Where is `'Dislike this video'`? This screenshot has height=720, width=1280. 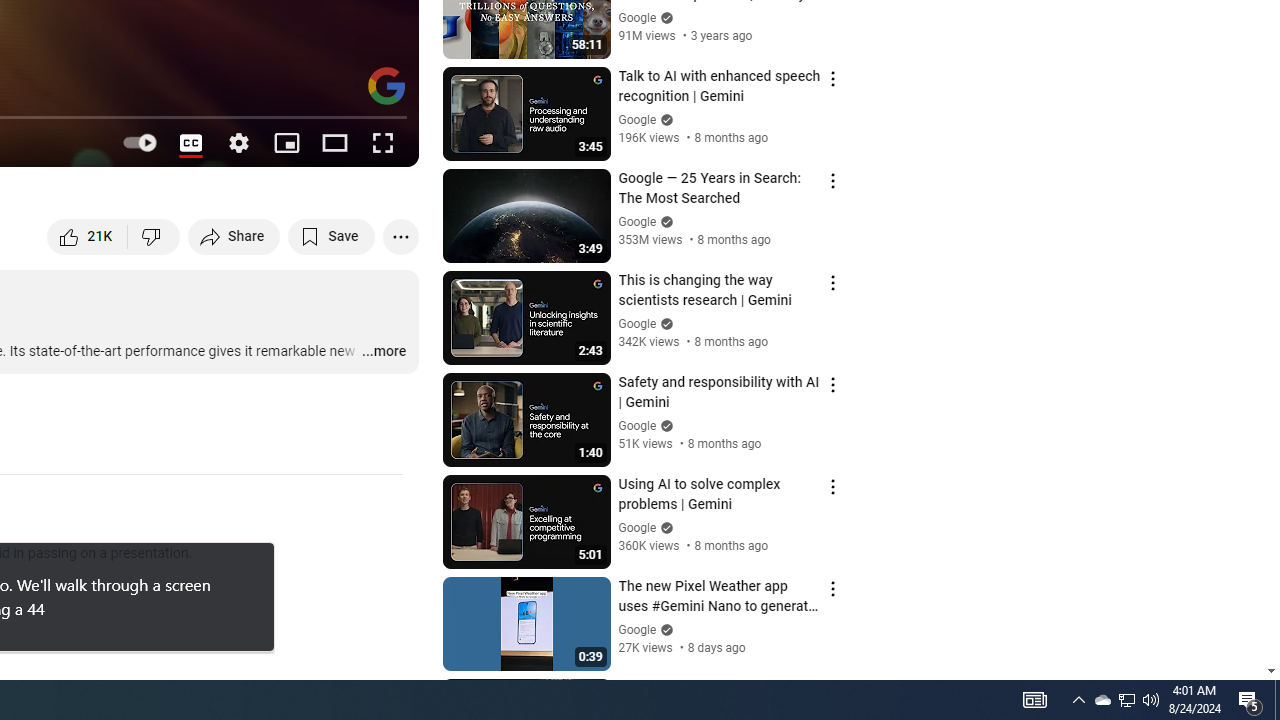 'Dislike this video' is located at coordinates (153, 235).